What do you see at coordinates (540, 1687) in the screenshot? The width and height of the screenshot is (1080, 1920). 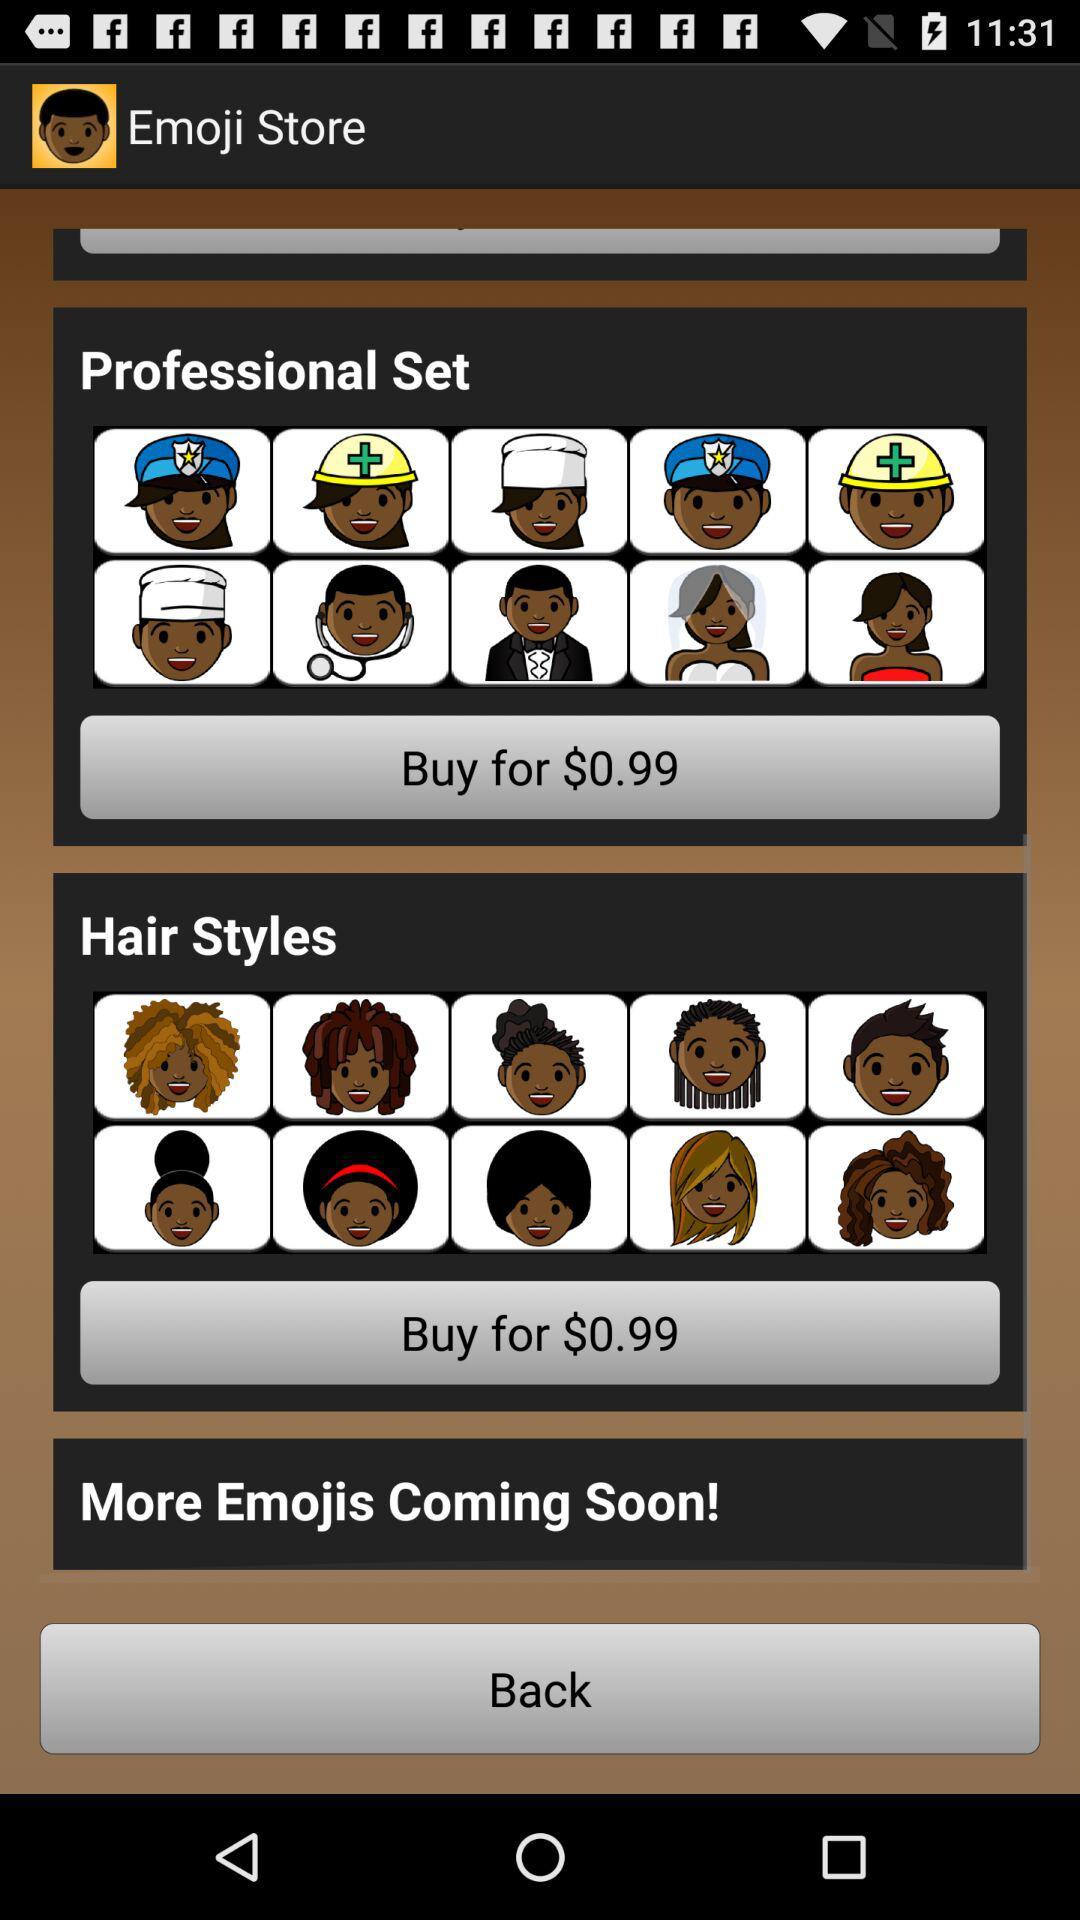 I see `back button` at bounding box center [540, 1687].